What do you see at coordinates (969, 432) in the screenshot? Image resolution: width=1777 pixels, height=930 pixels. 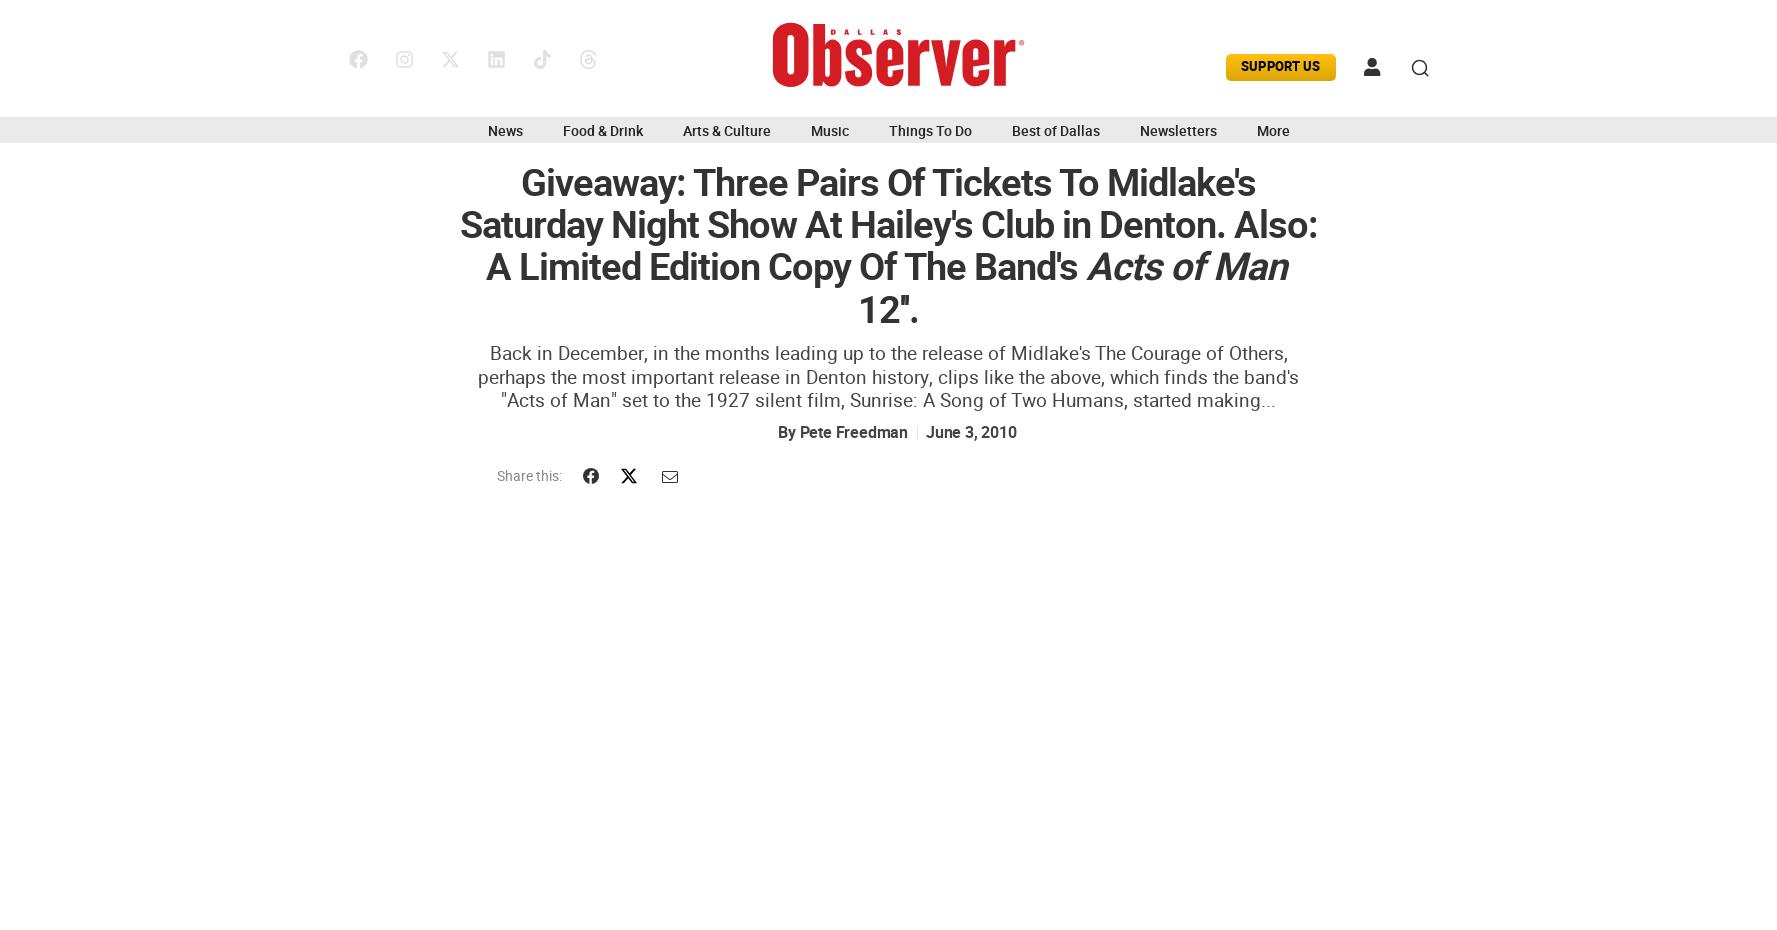 I see `'June 3, 2010'` at bounding box center [969, 432].